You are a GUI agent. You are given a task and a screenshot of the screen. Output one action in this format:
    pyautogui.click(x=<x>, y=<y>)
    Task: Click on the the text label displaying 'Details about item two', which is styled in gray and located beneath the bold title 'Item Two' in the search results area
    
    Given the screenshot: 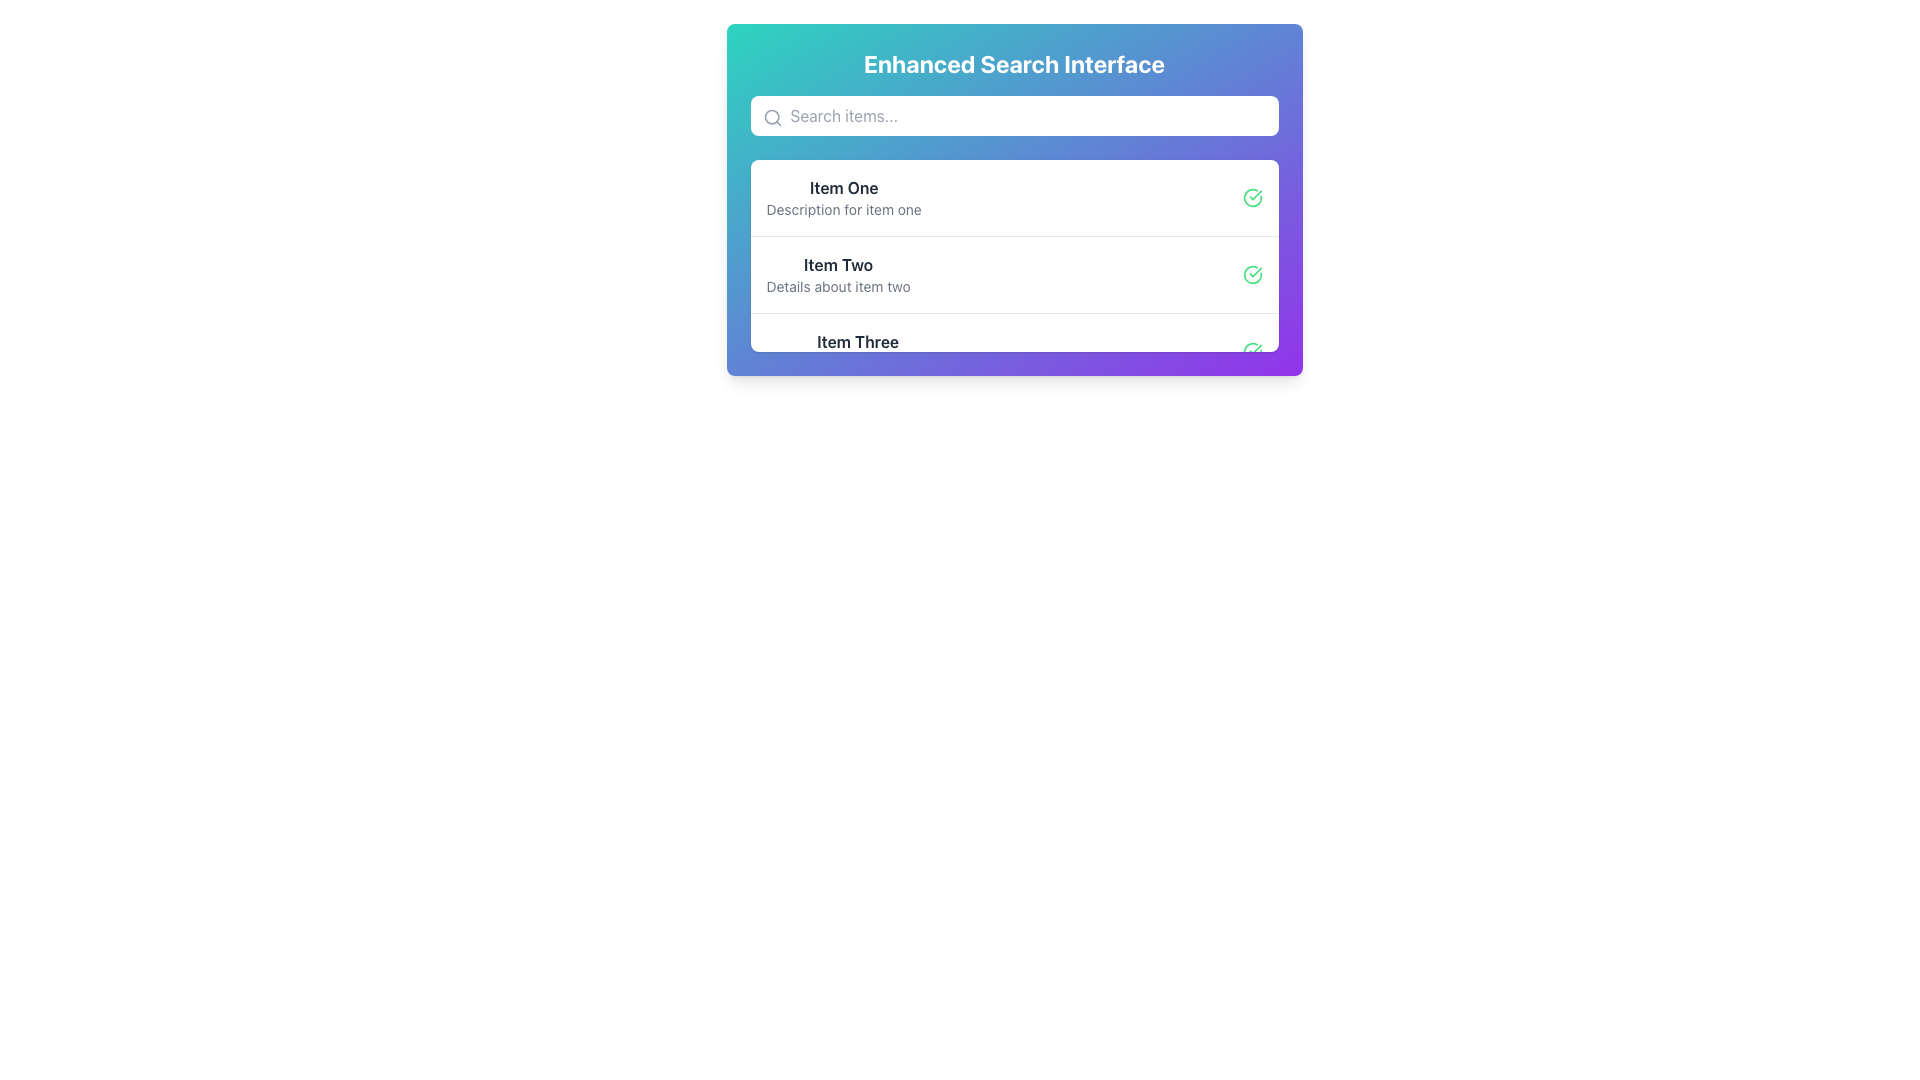 What is the action you would take?
    pyautogui.click(x=838, y=286)
    